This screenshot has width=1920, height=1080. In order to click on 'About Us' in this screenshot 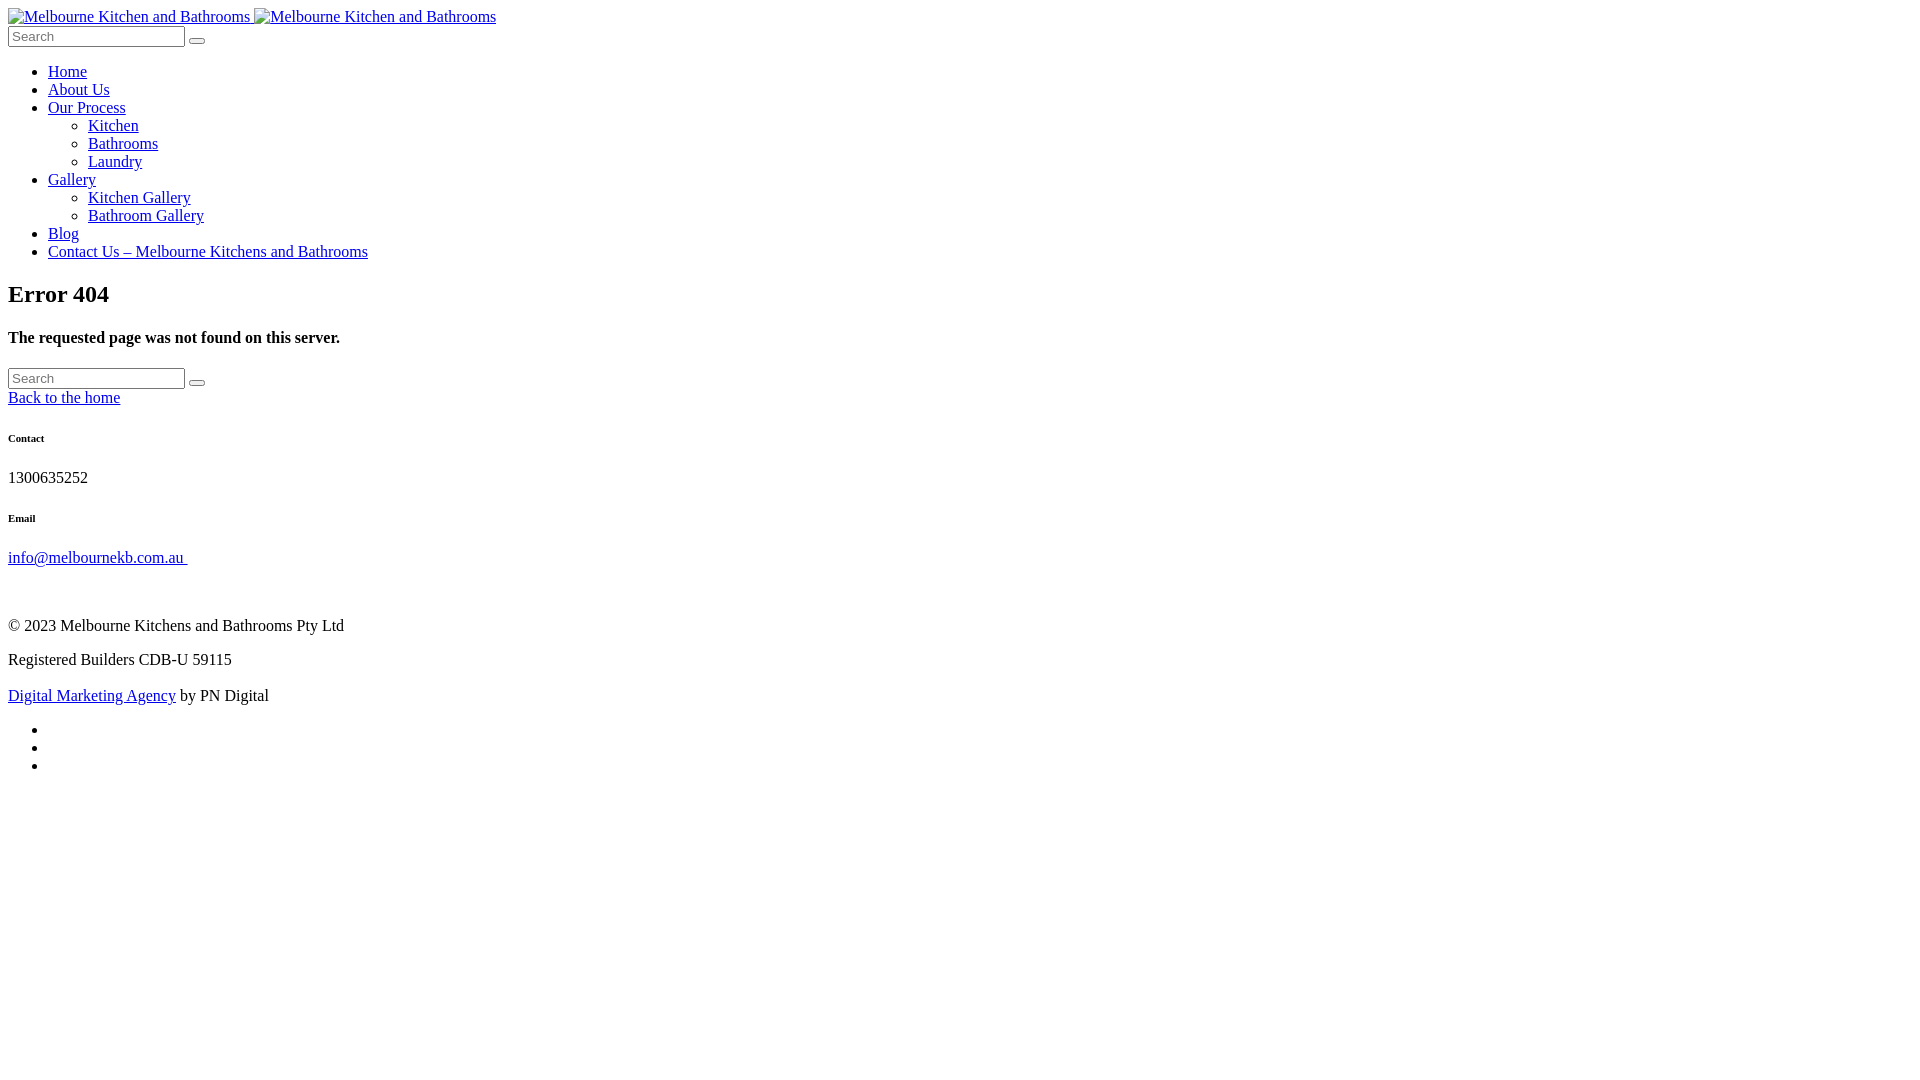, I will do `click(78, 88)`.